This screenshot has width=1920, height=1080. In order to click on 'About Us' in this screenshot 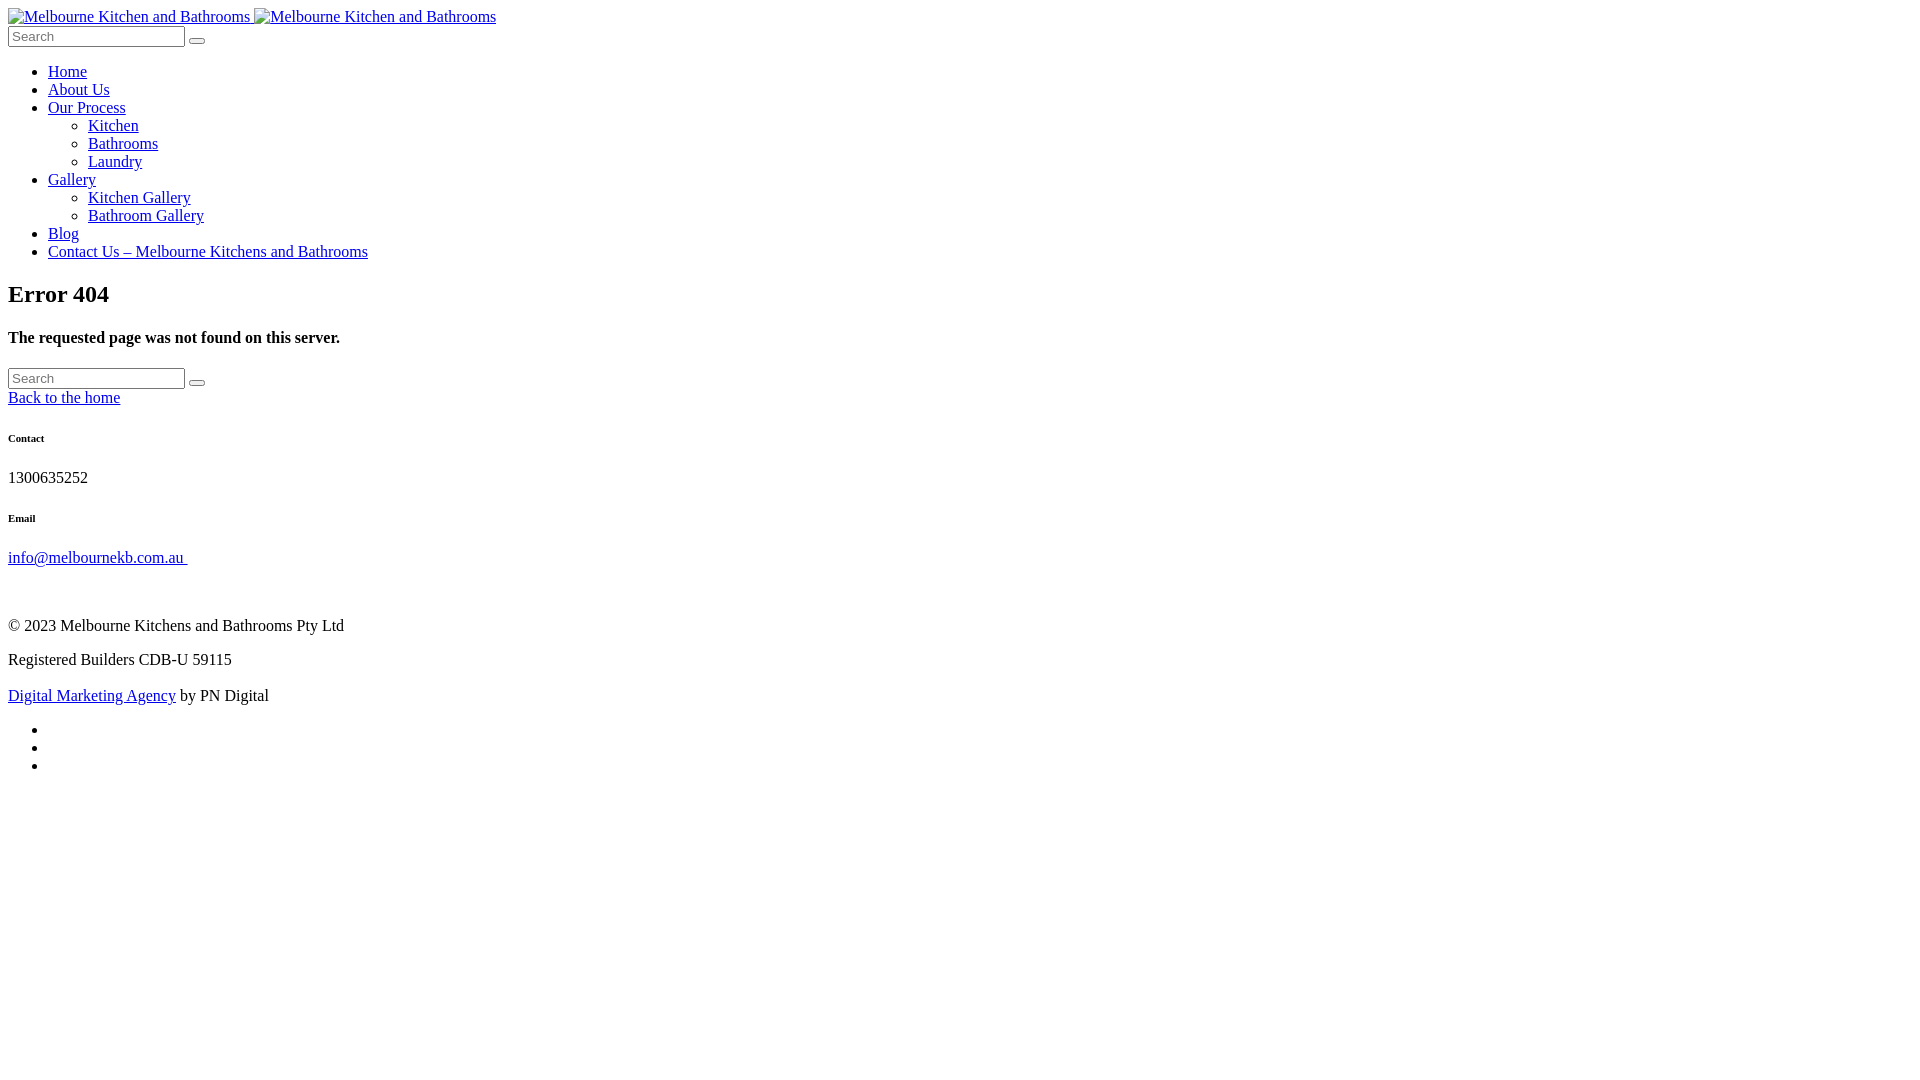, I will do `click(78, 88)`.